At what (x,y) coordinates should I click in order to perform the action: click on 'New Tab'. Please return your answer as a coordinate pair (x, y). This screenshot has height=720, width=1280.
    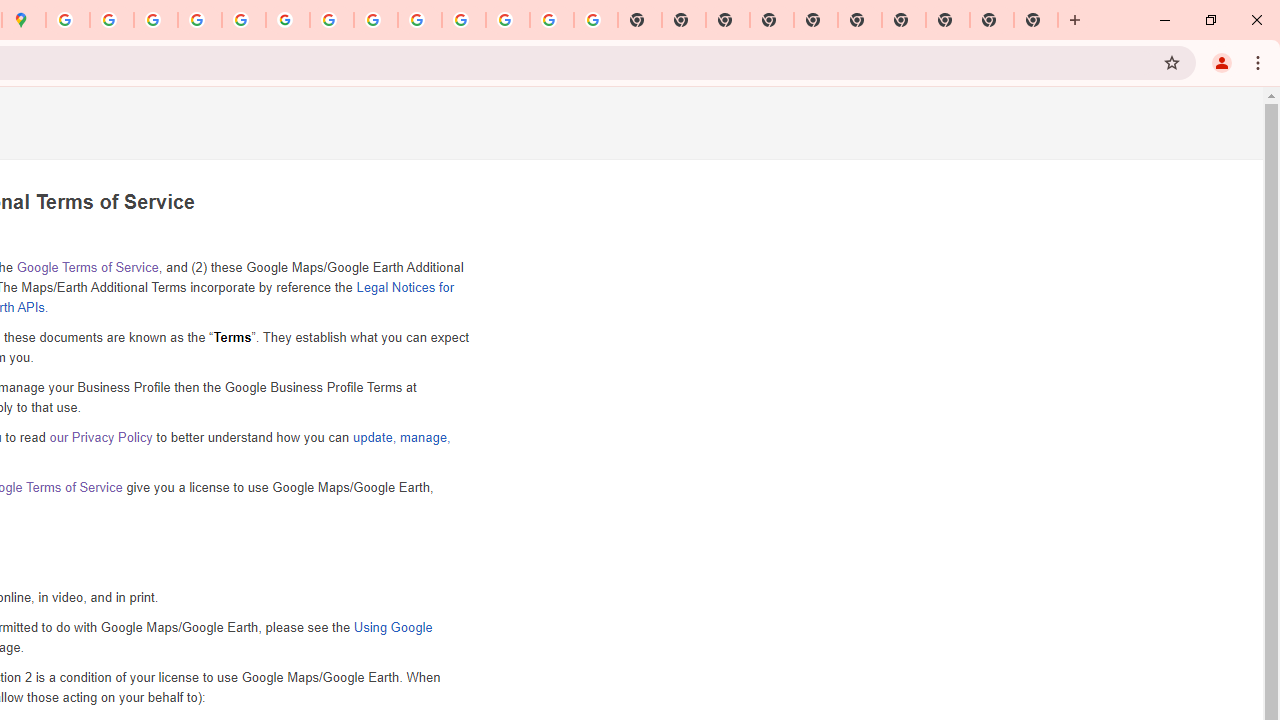
    Looking at the image, I should click on (1036, 20).